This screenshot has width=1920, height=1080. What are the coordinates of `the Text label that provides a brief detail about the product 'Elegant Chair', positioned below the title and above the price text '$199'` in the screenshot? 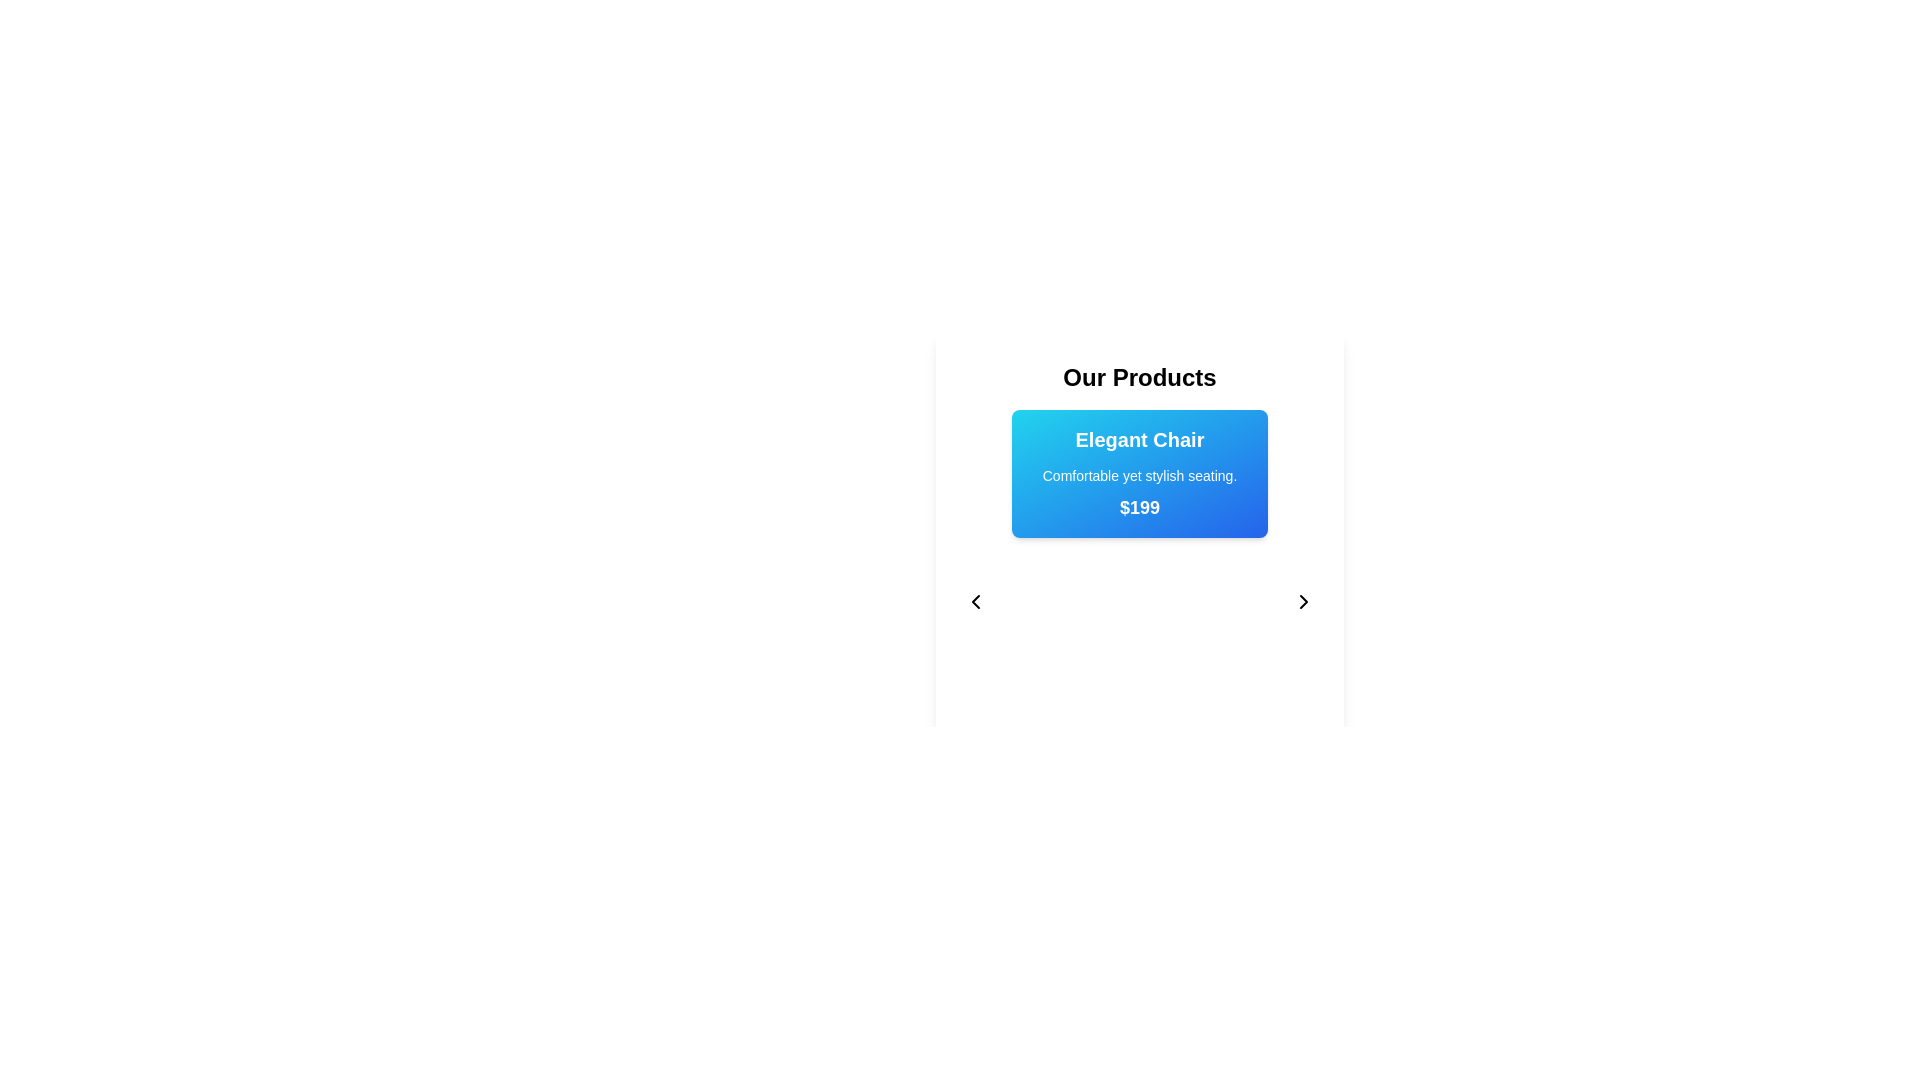 It's located at (1140, 475).